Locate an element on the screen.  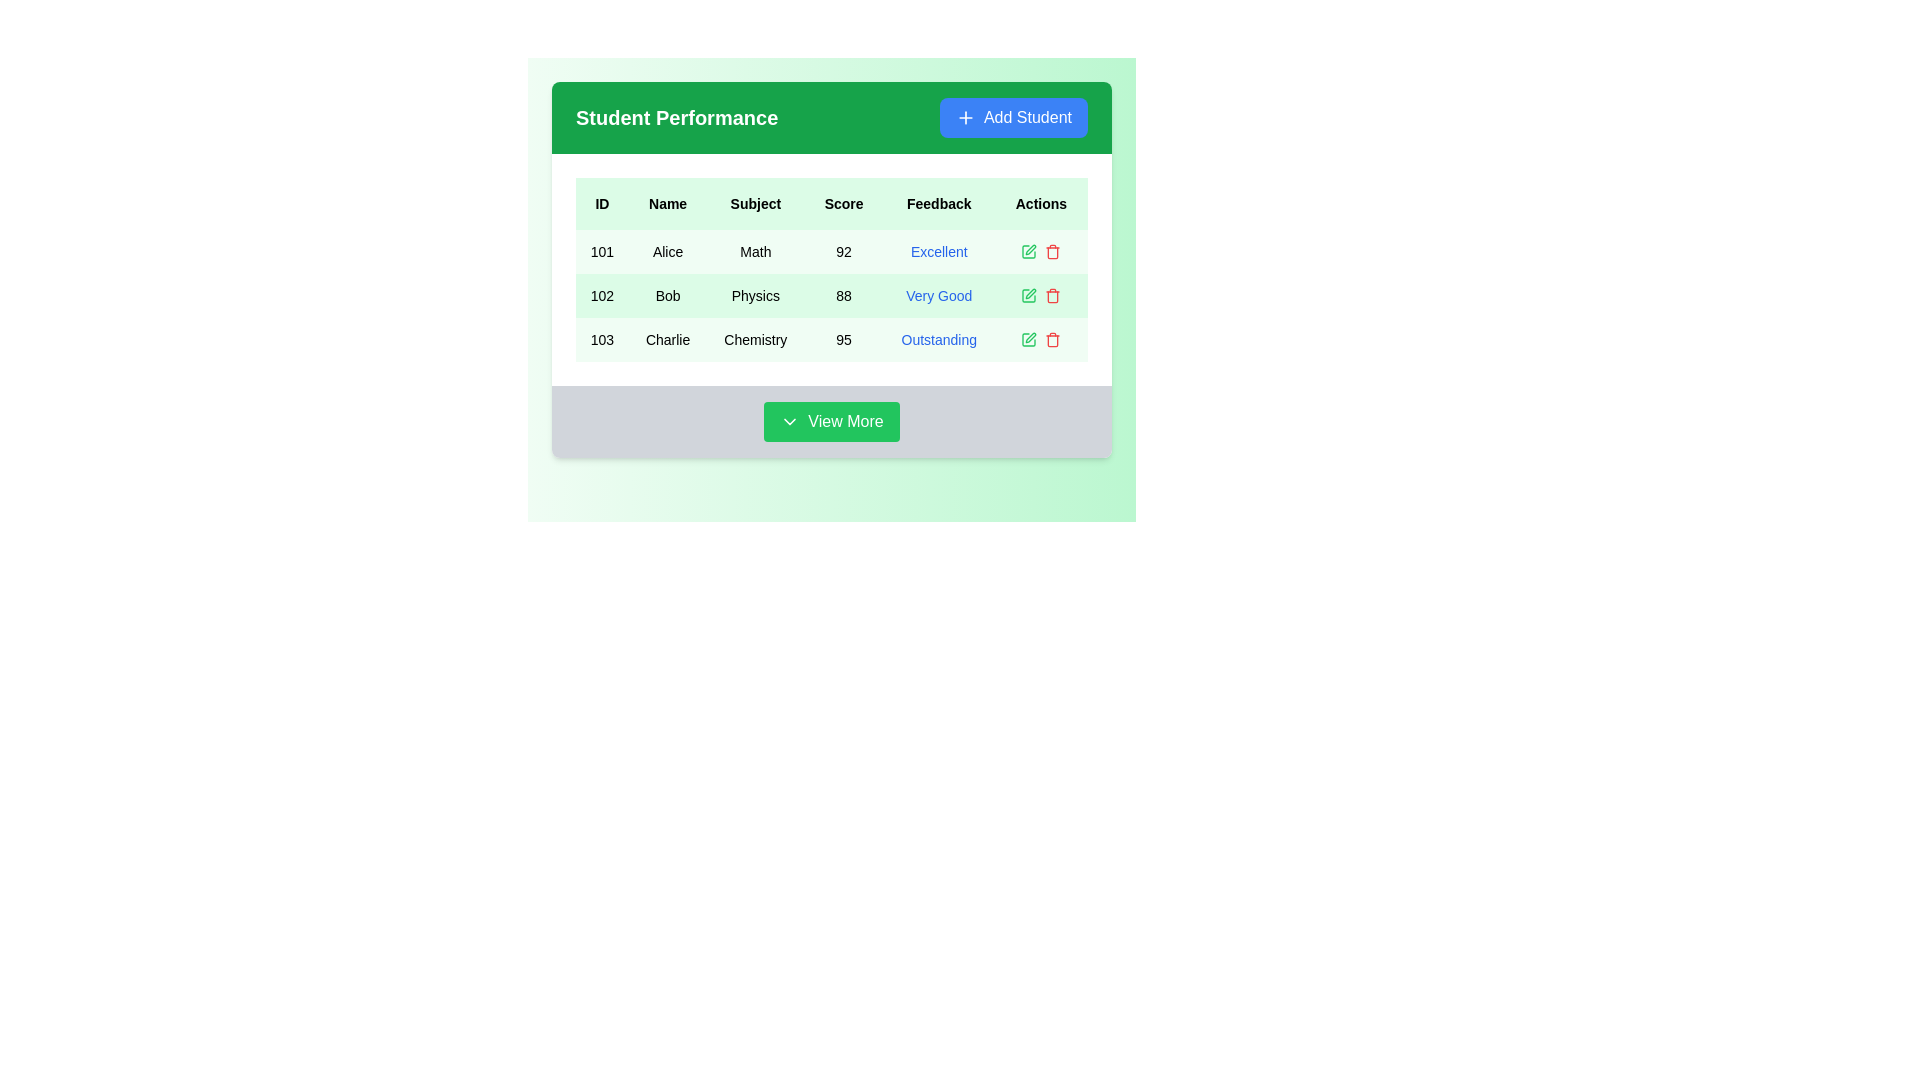
the delete button located in the rightmost position of the 'Actions' column in the table is located at coordinates (1052, 338).